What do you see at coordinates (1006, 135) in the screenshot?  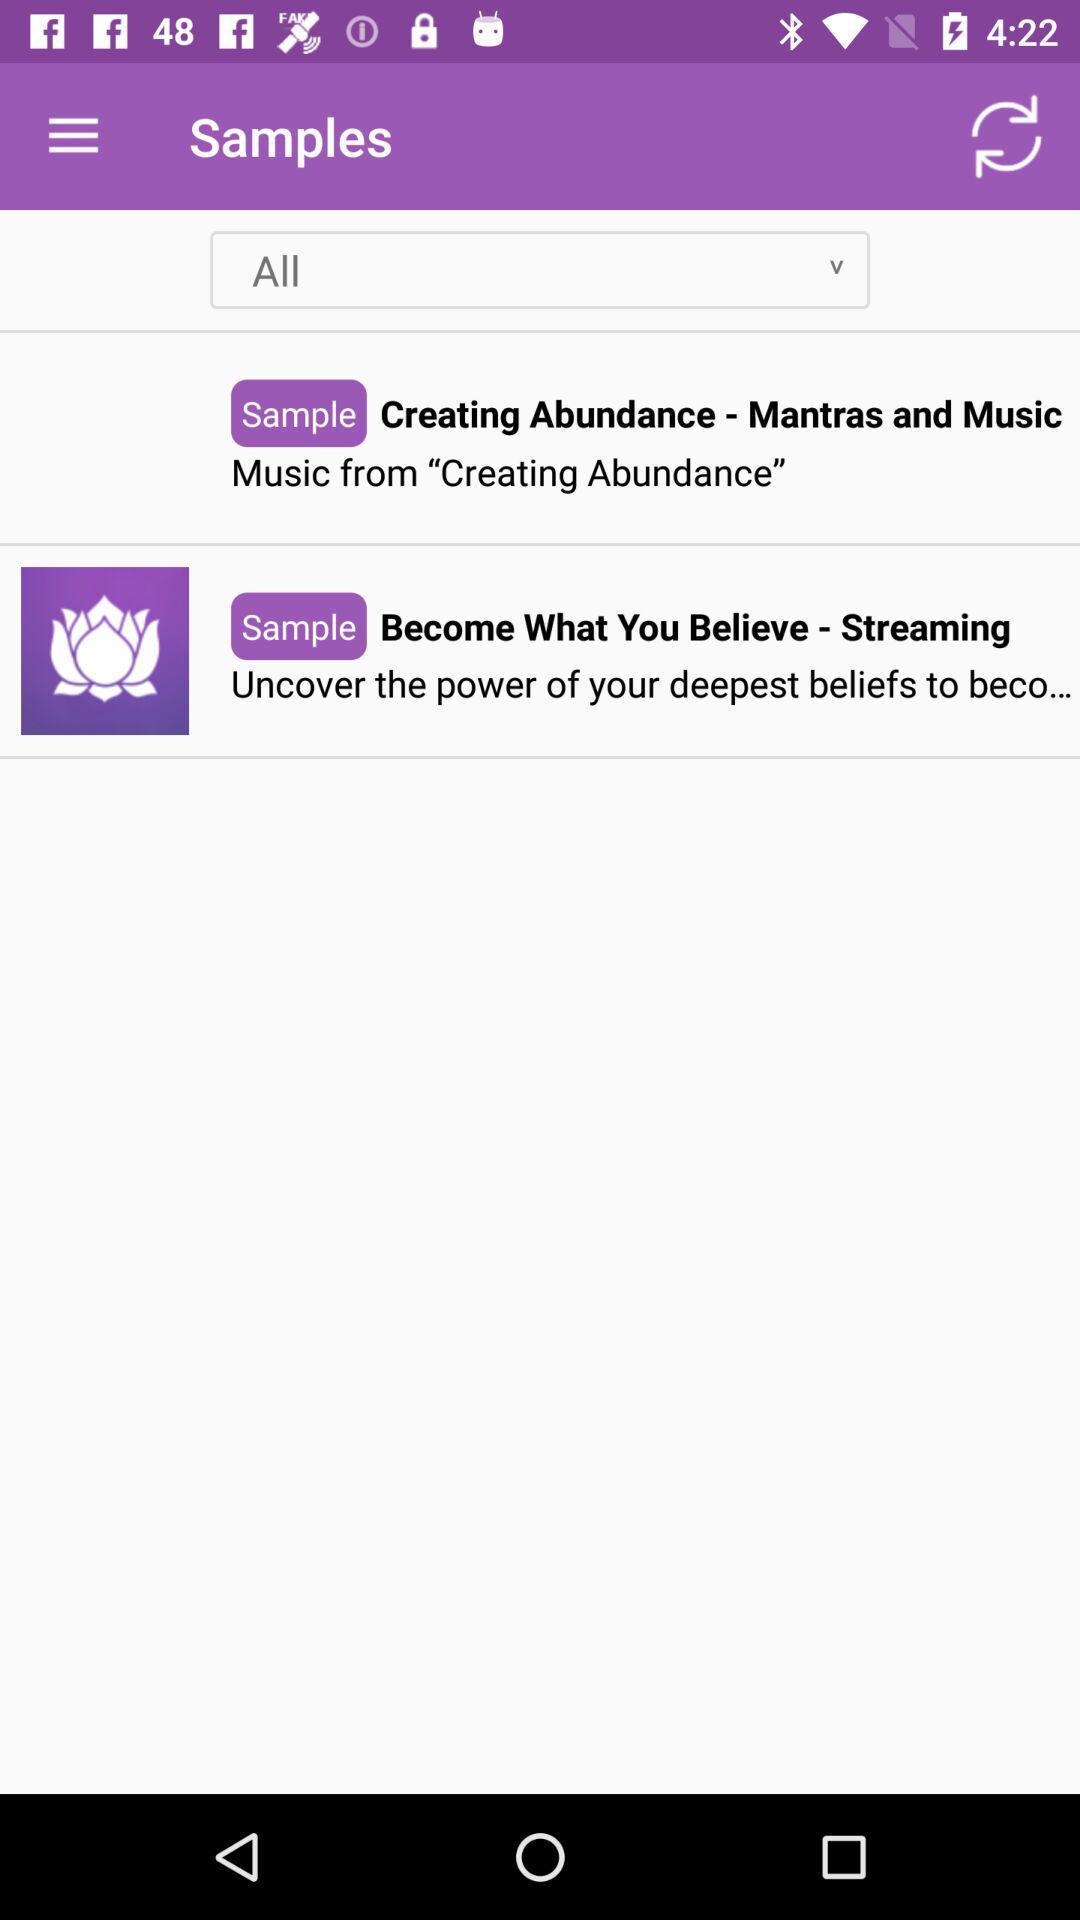 I see `item next to the samples` at bounding box center [1006, 135].